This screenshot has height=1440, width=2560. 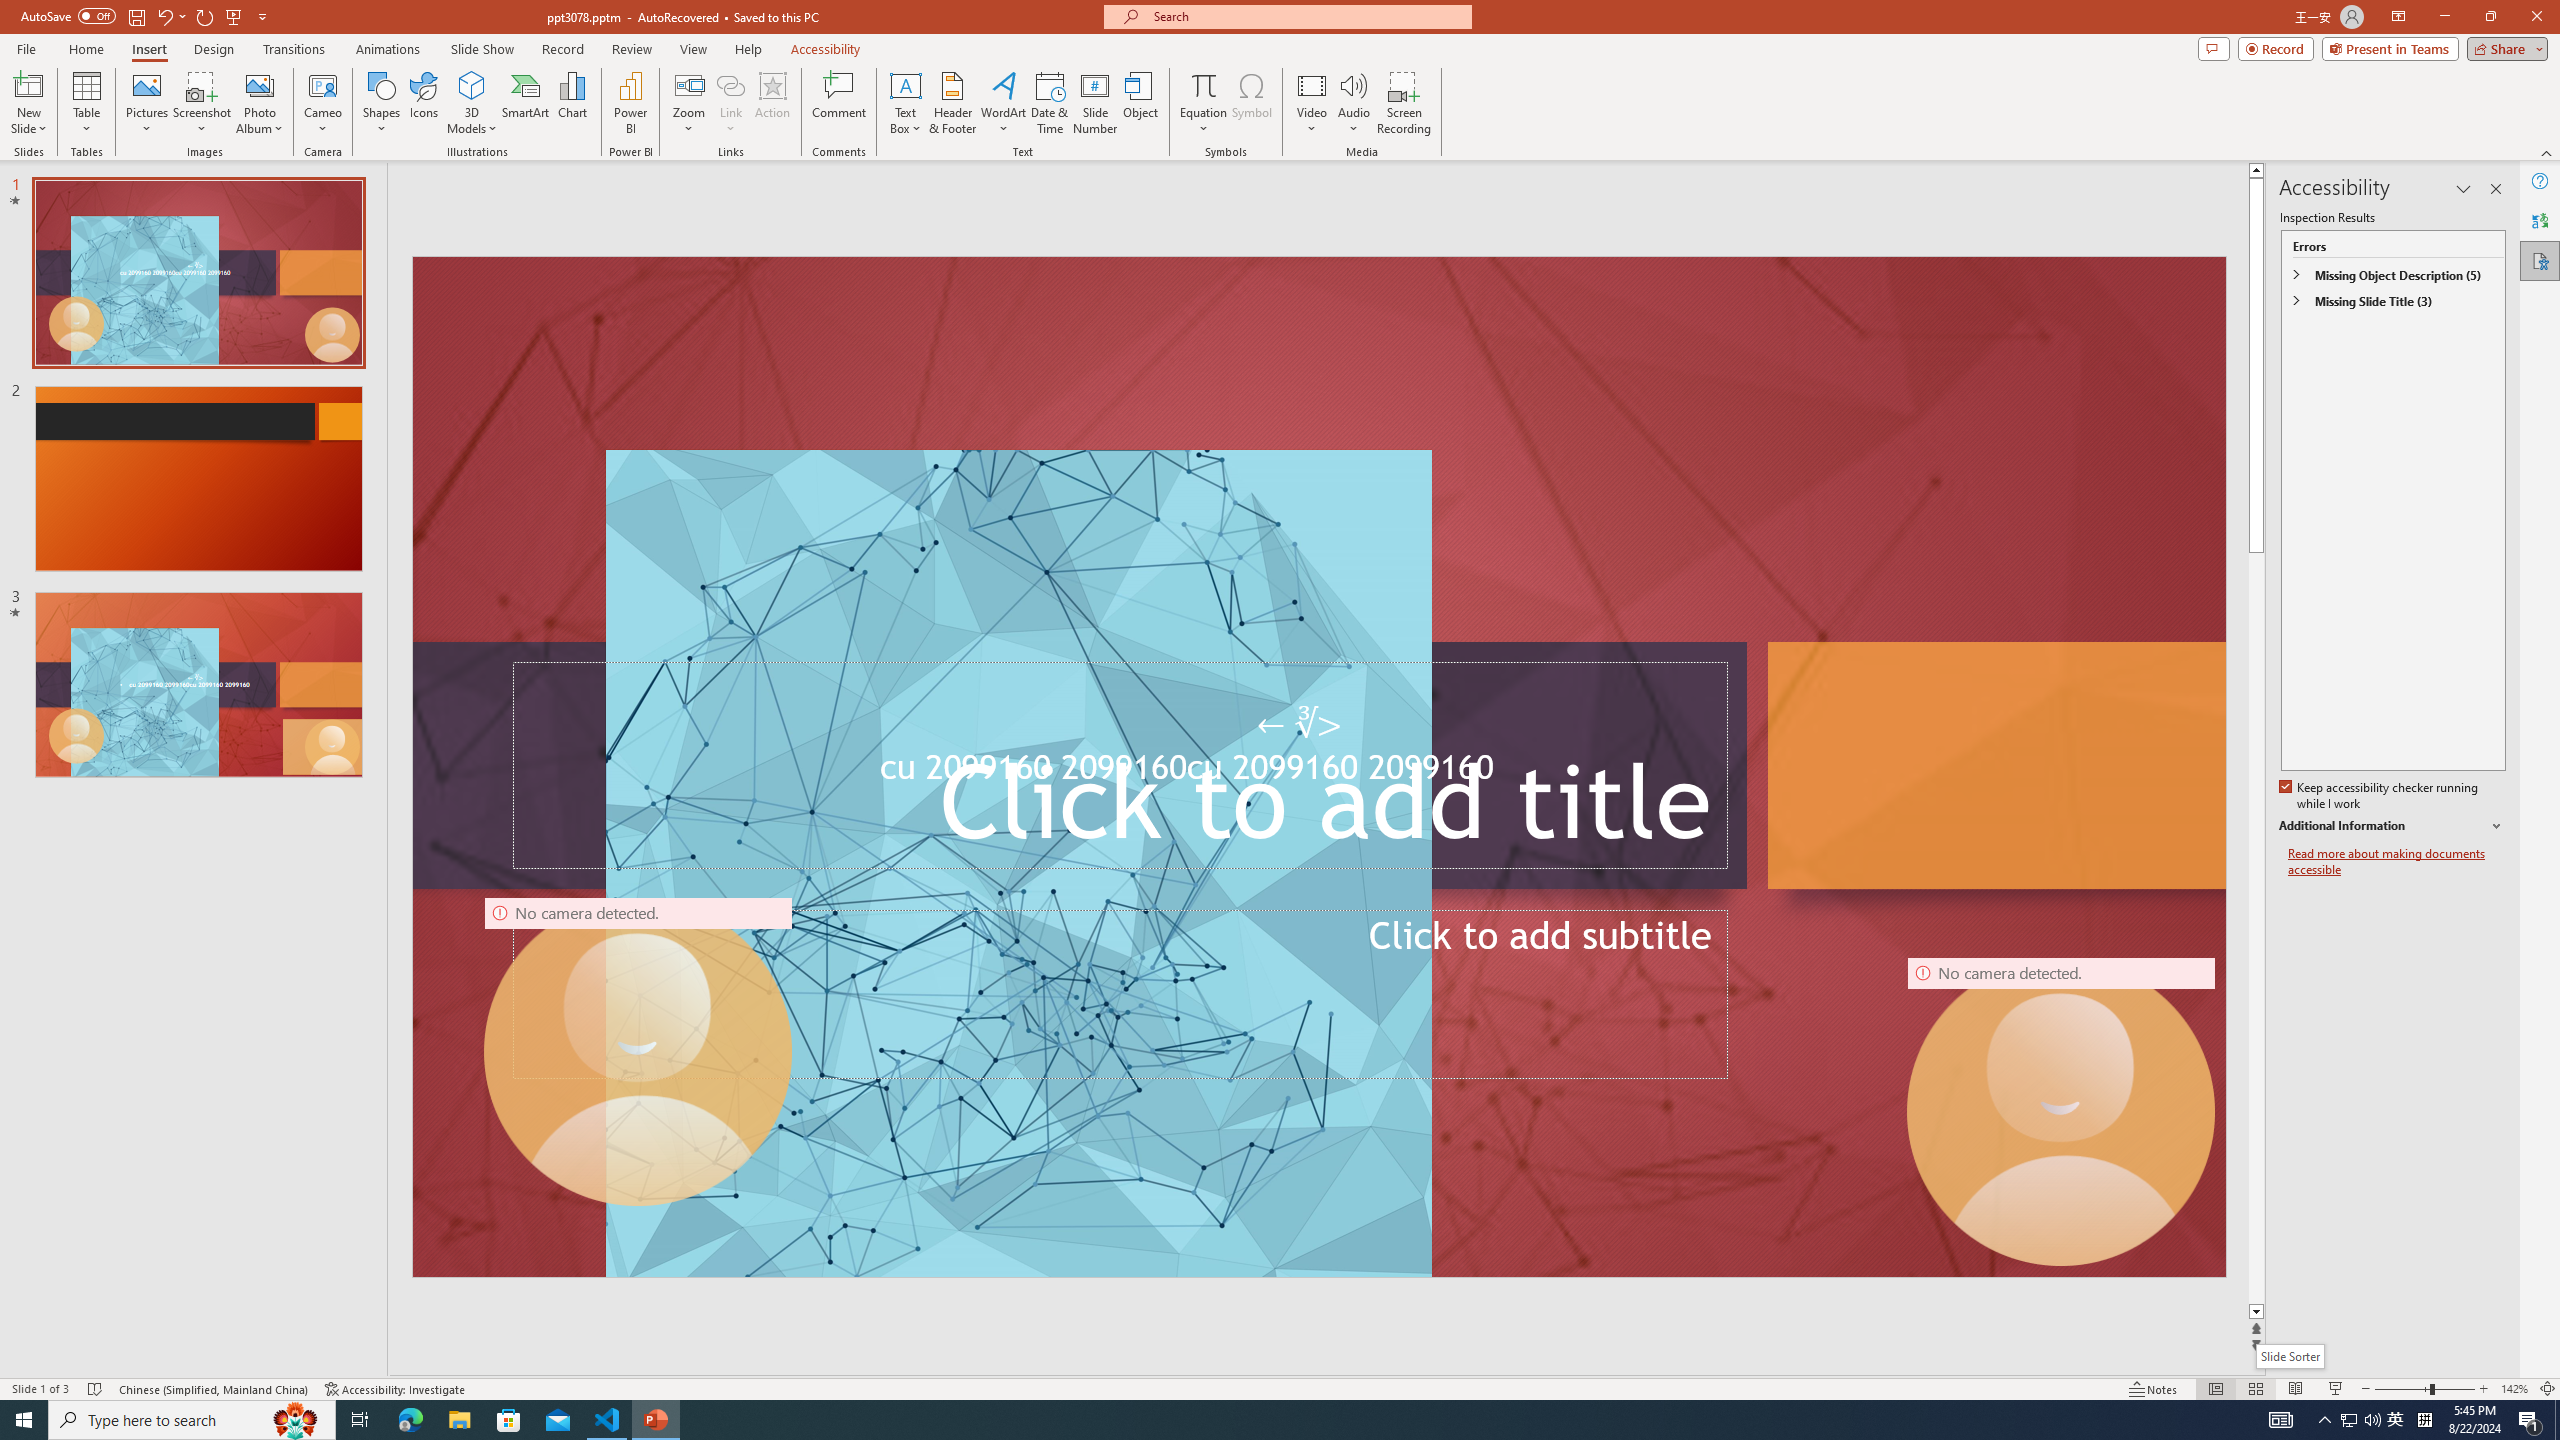 I want to click on 'Equation', so click(x=1202, y=84).